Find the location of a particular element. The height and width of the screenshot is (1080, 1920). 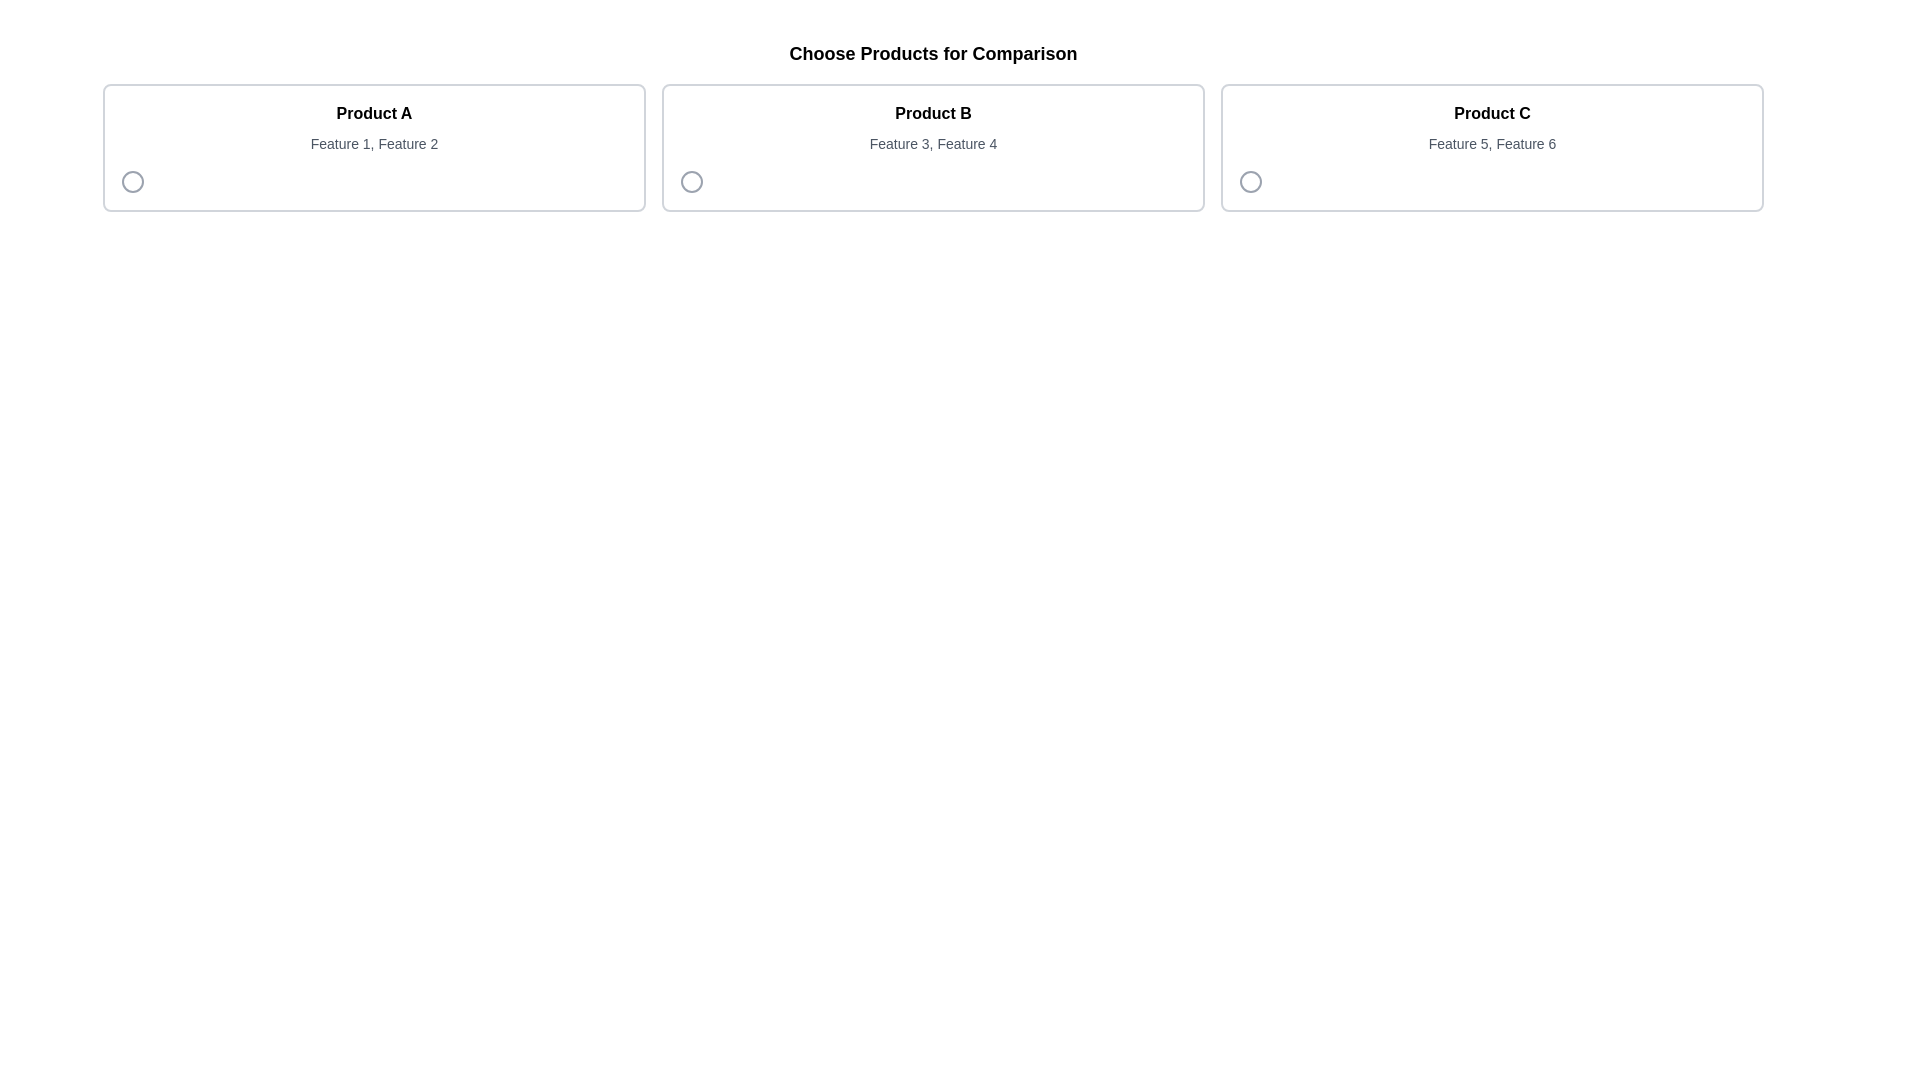

the circular icon located next to the product titled 'Product B' is located at coordinates (691, 181).